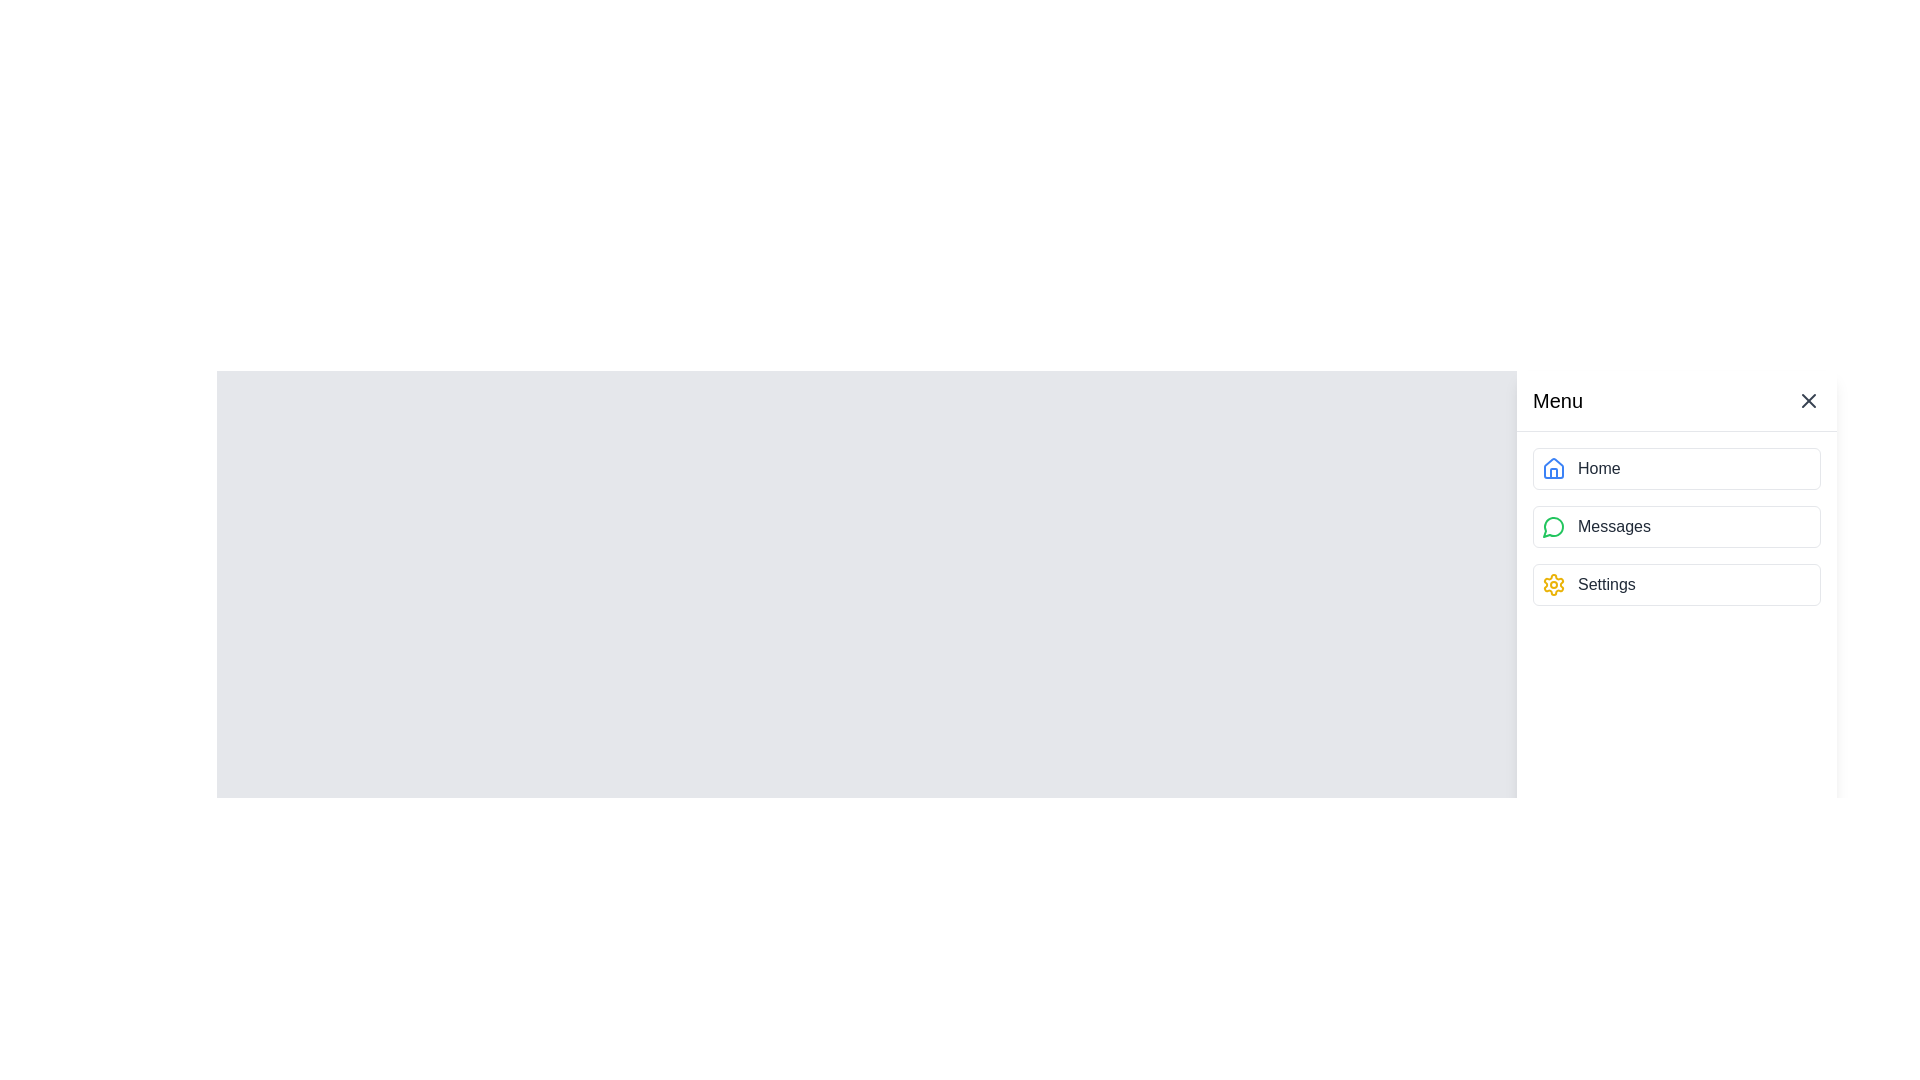 This screenshot has height=1080, width=1920. I want to click on the green circular icon in the vertical navigation menu labeled 'Messages', located beneath 'Home' and above 'Settings', so click(1552, 526).